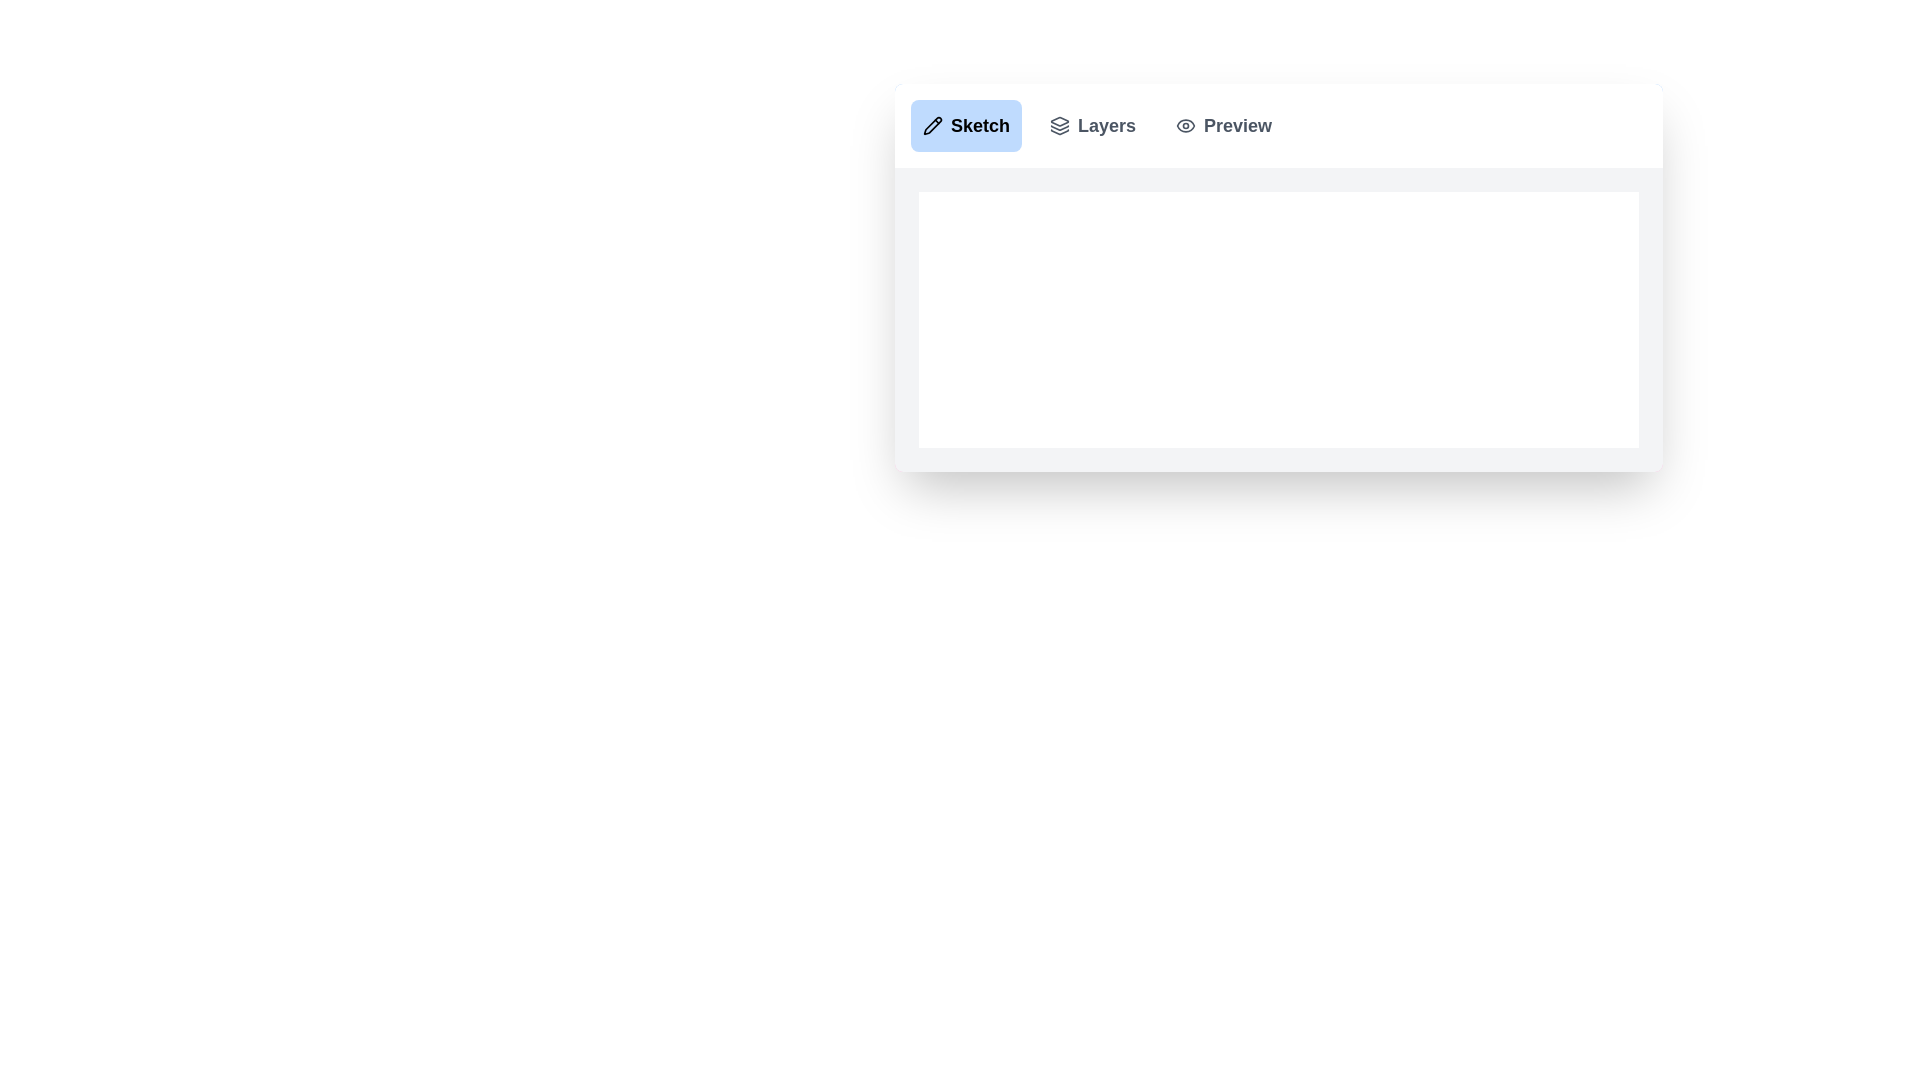 This screenshot has height=1080, width=1920. Describe the element at coordinates (1223, 126) in the screenshot. I see `the Preview tab` at that location.